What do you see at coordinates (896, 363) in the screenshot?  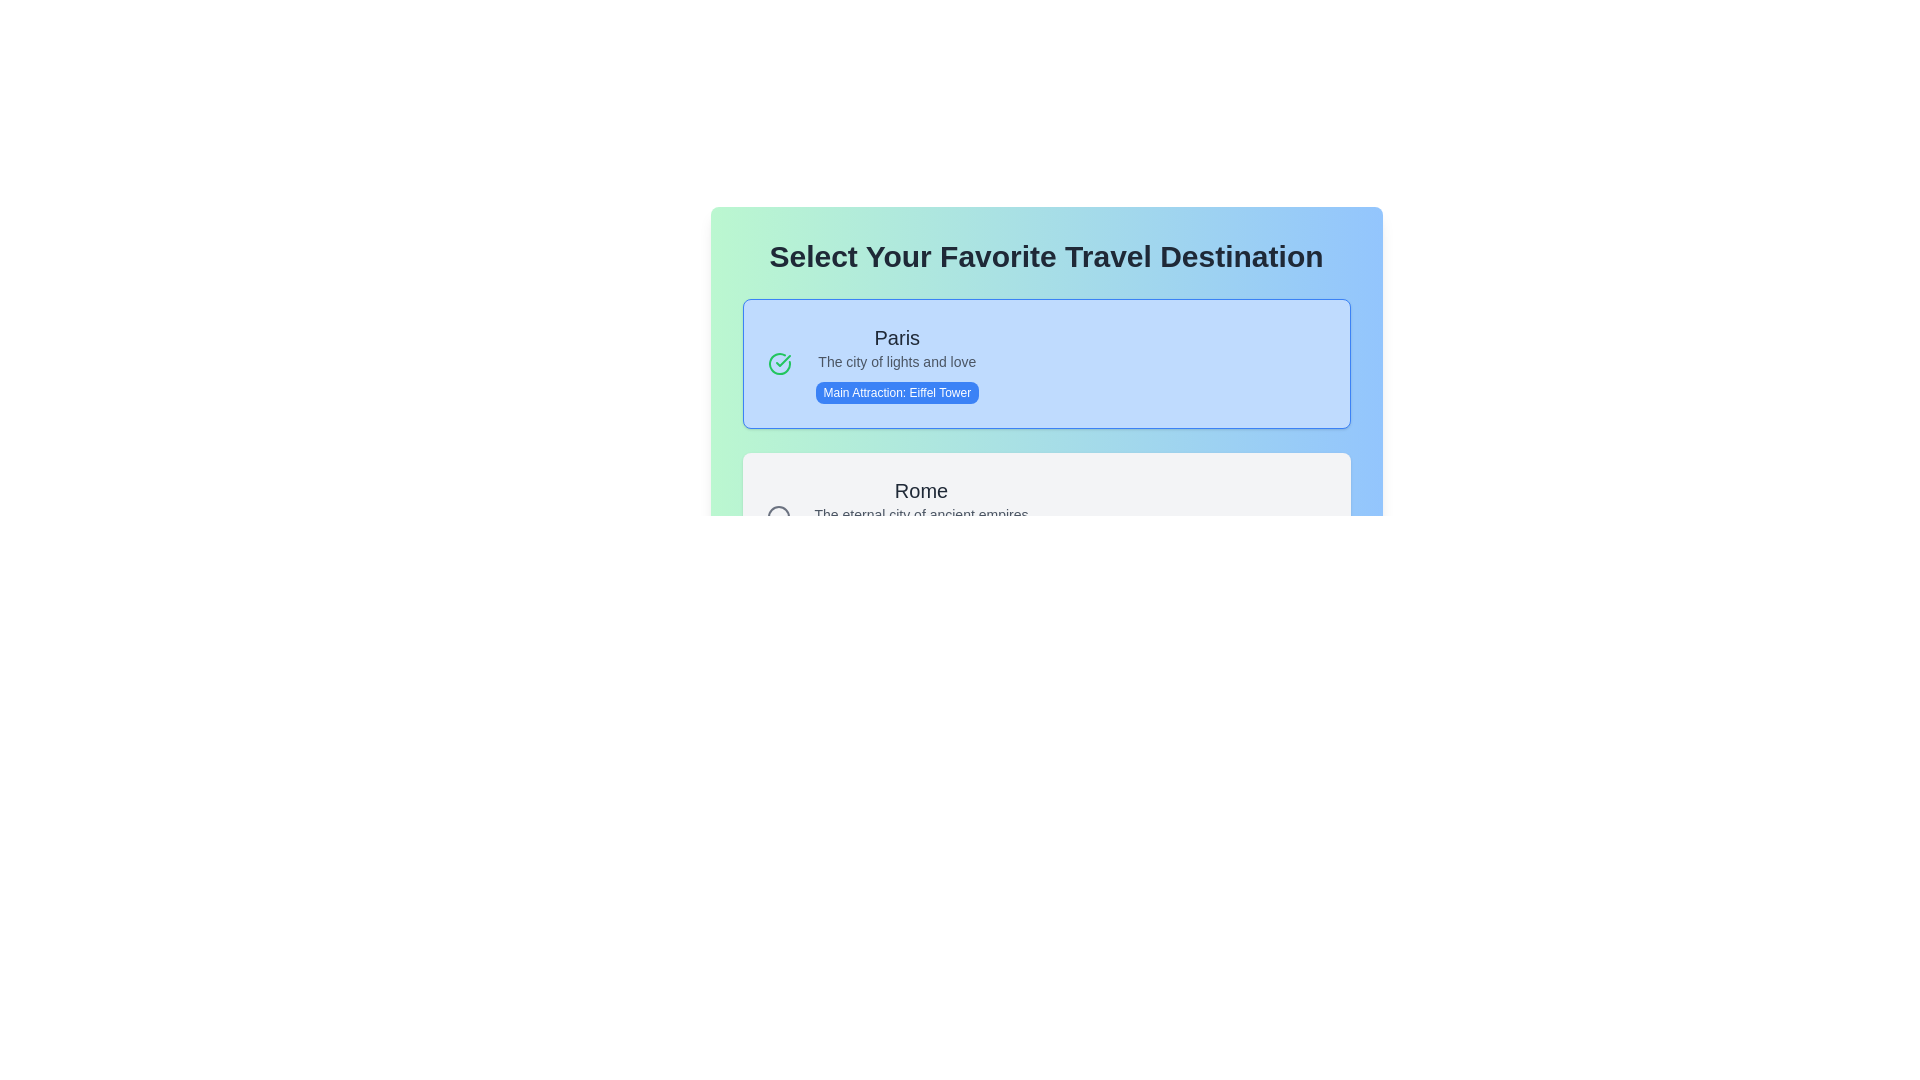 I see `information displayed in the static text element that features 'Paris' in a large bold font, followed by a smaller description and a main attraction highlighted in a contrasting blue background` at bounding box center [896, 363].